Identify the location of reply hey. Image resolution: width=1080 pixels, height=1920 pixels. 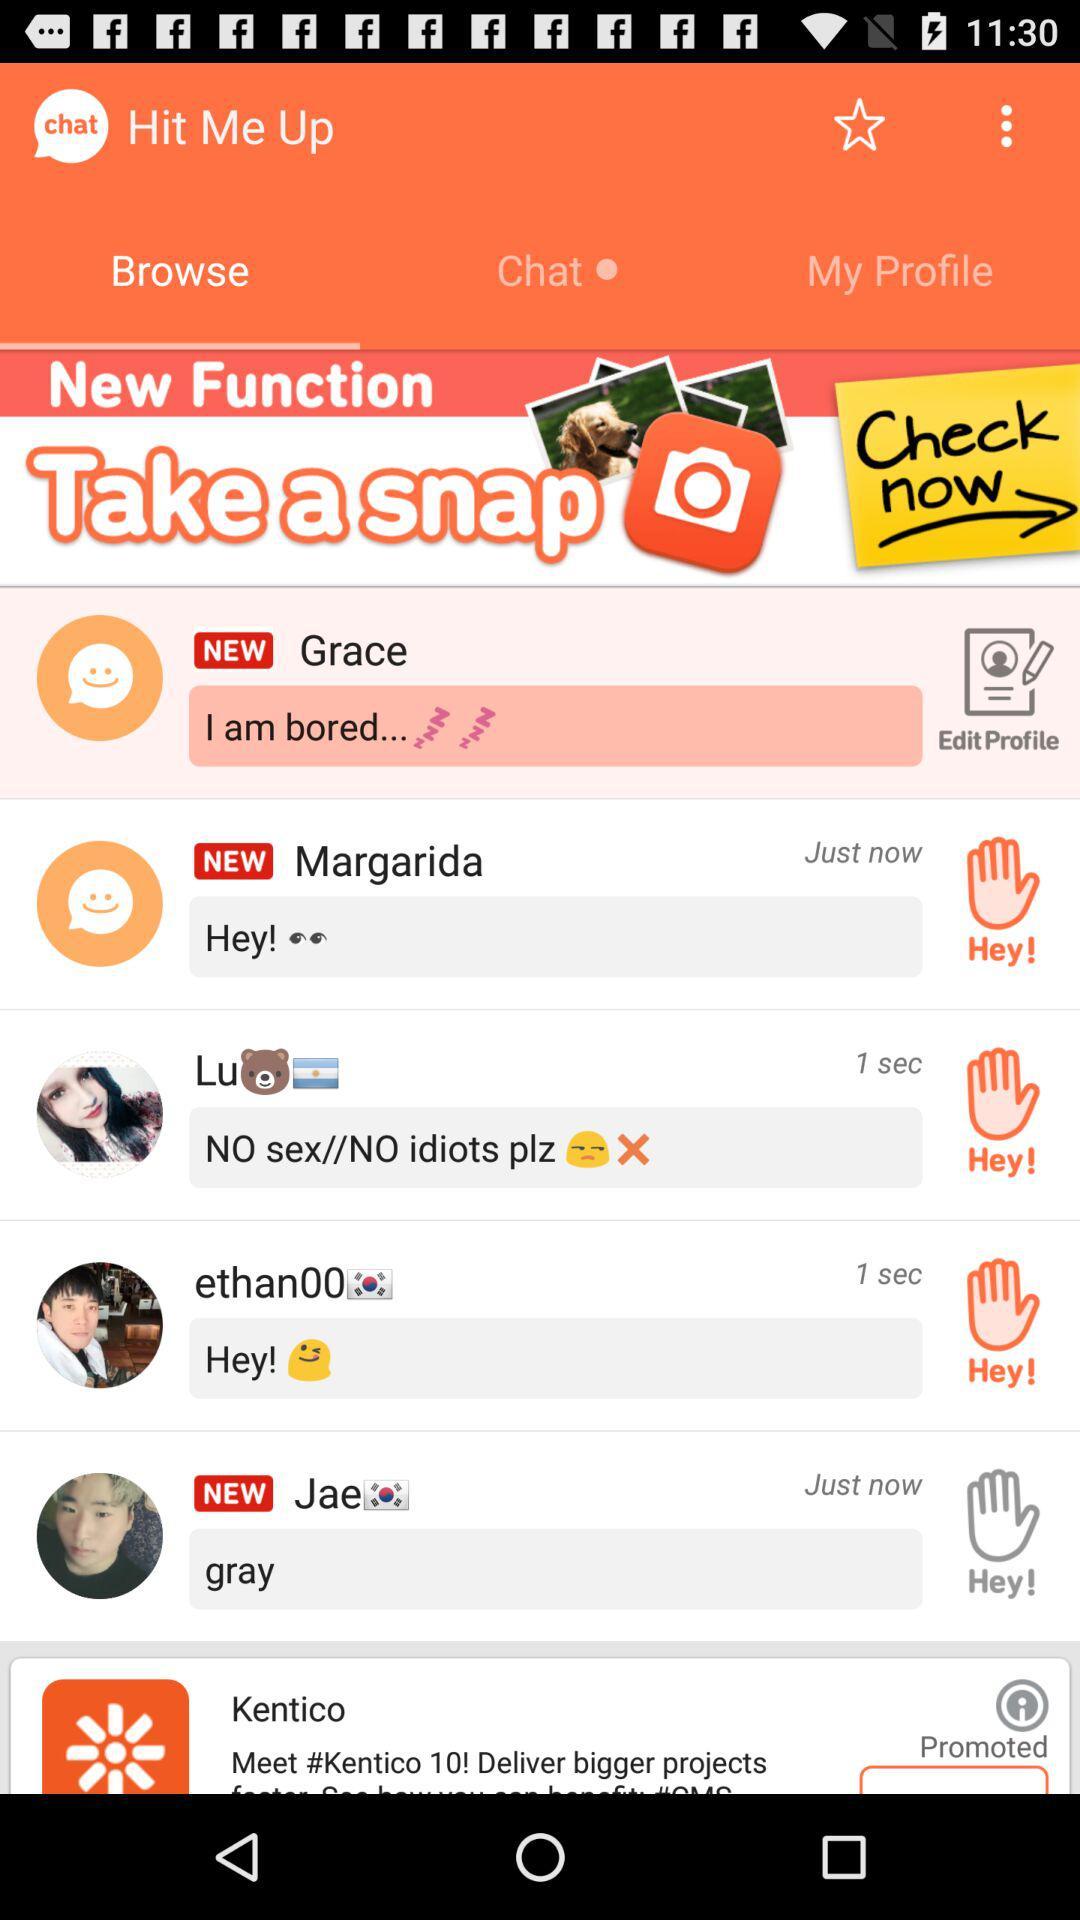
(995, 1325).